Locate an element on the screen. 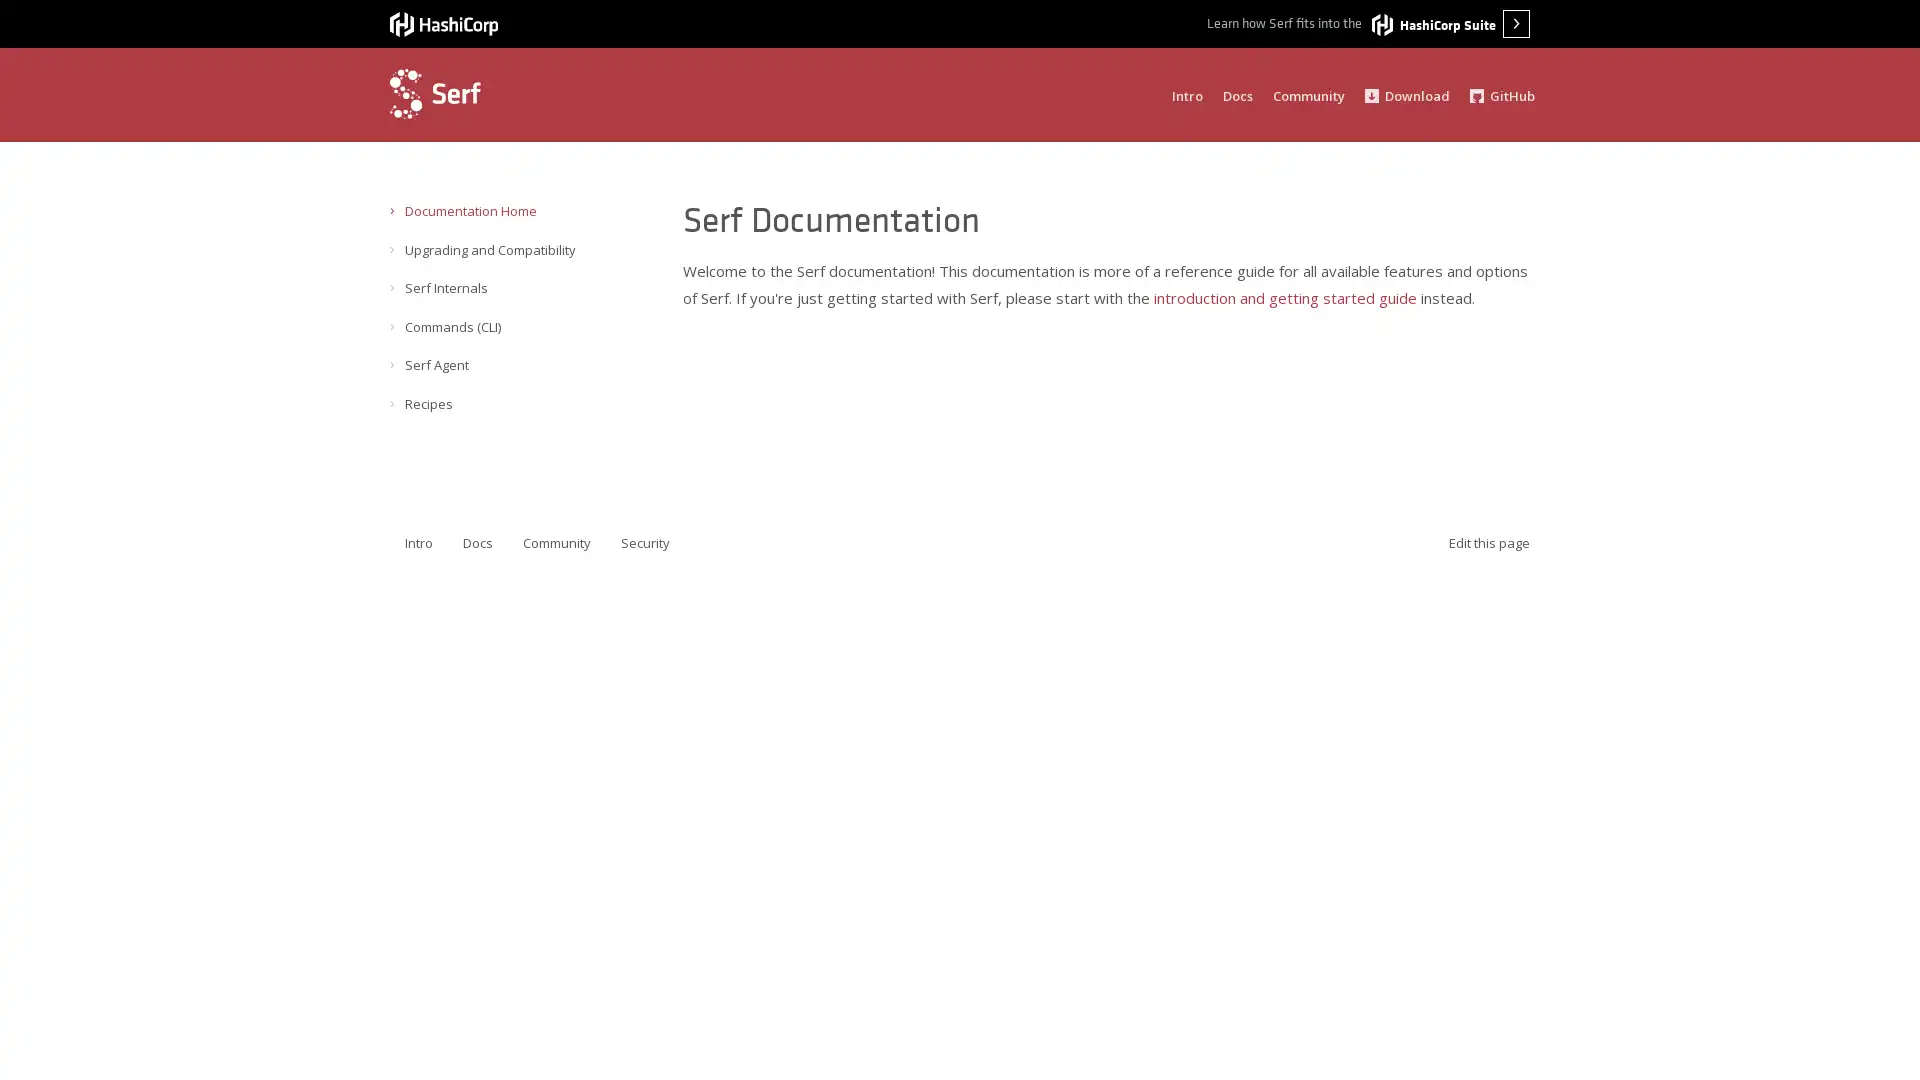  HashiCorp Logo HashiCorp Suite Open is located at coordinates (1450, 23).